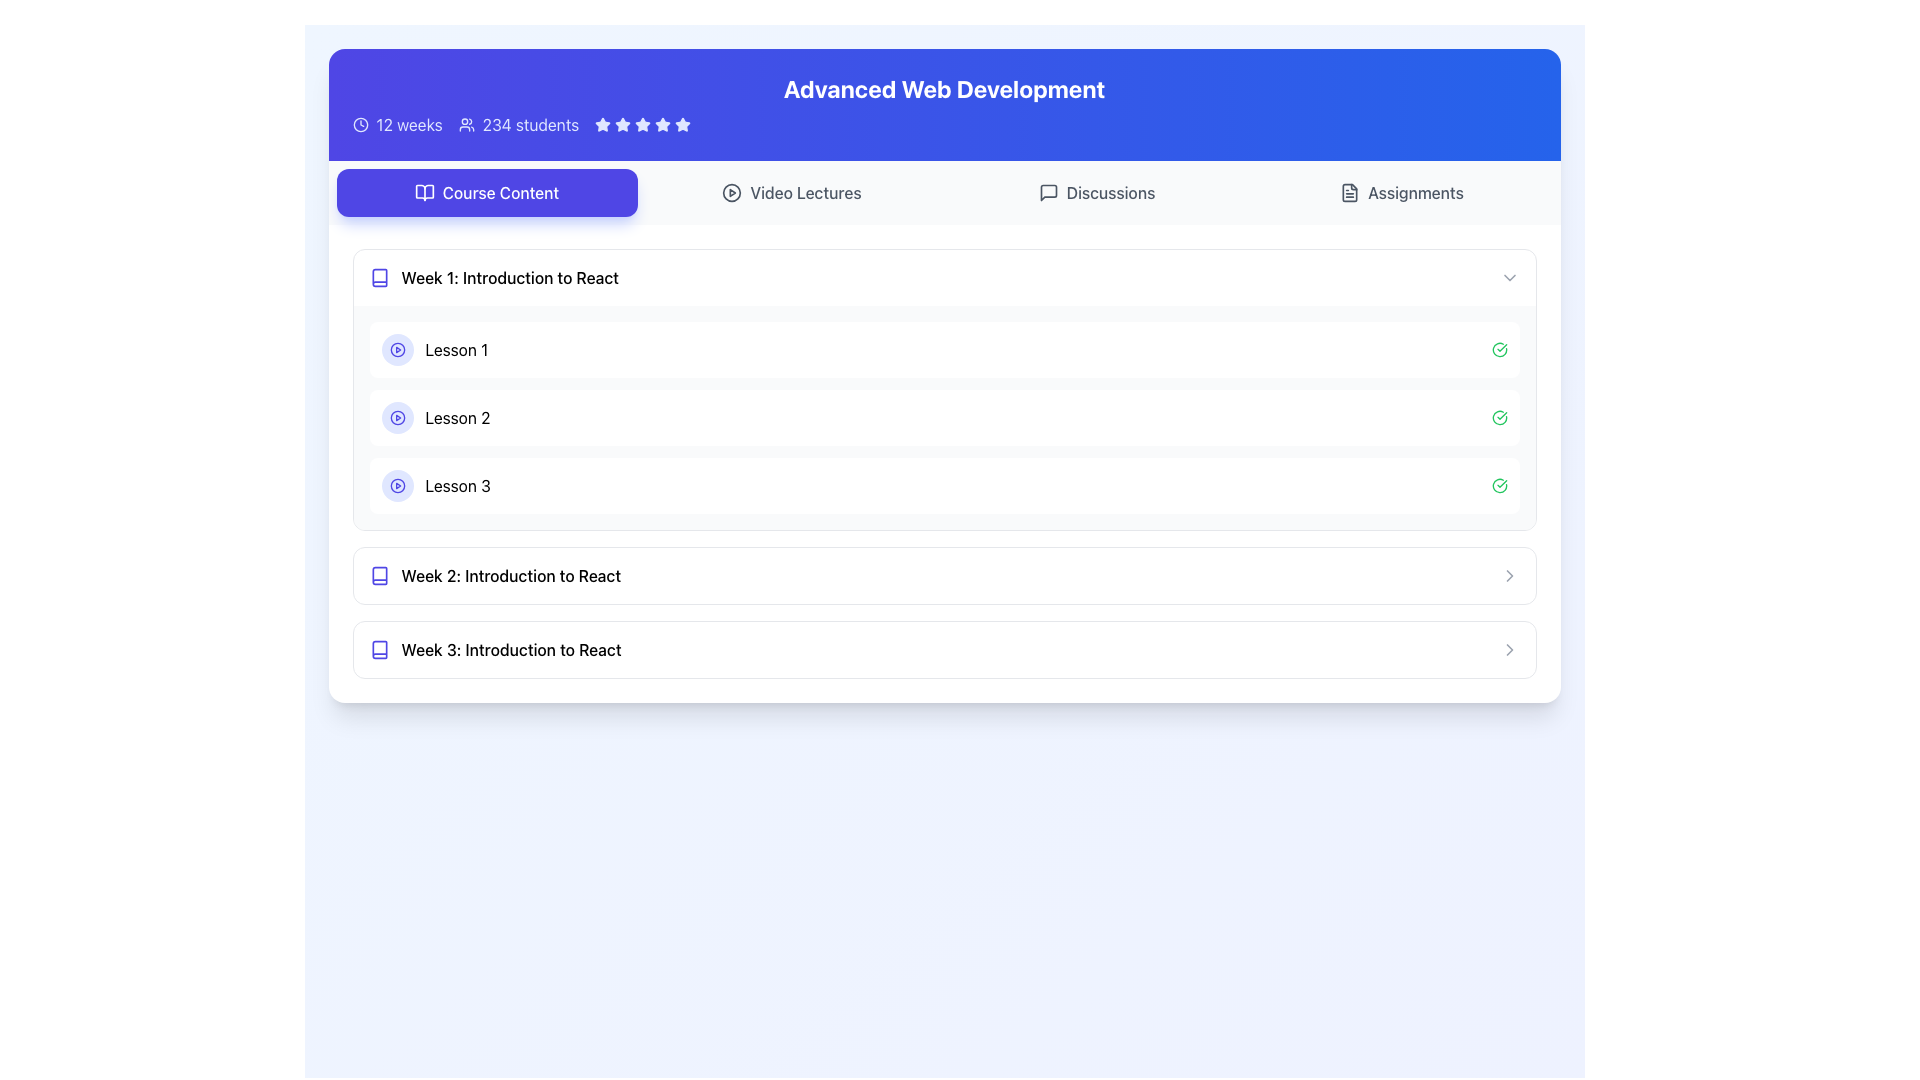 The height and width of the screenshot is (1080, 1920). What do you see at coordinates (397, 486) in the screenshot?
I see `the circular play button with a light indigo background located under 'Lesson 3' in the 'Week 1: Introduction to React' course content section` at bounding box center [397, 486].